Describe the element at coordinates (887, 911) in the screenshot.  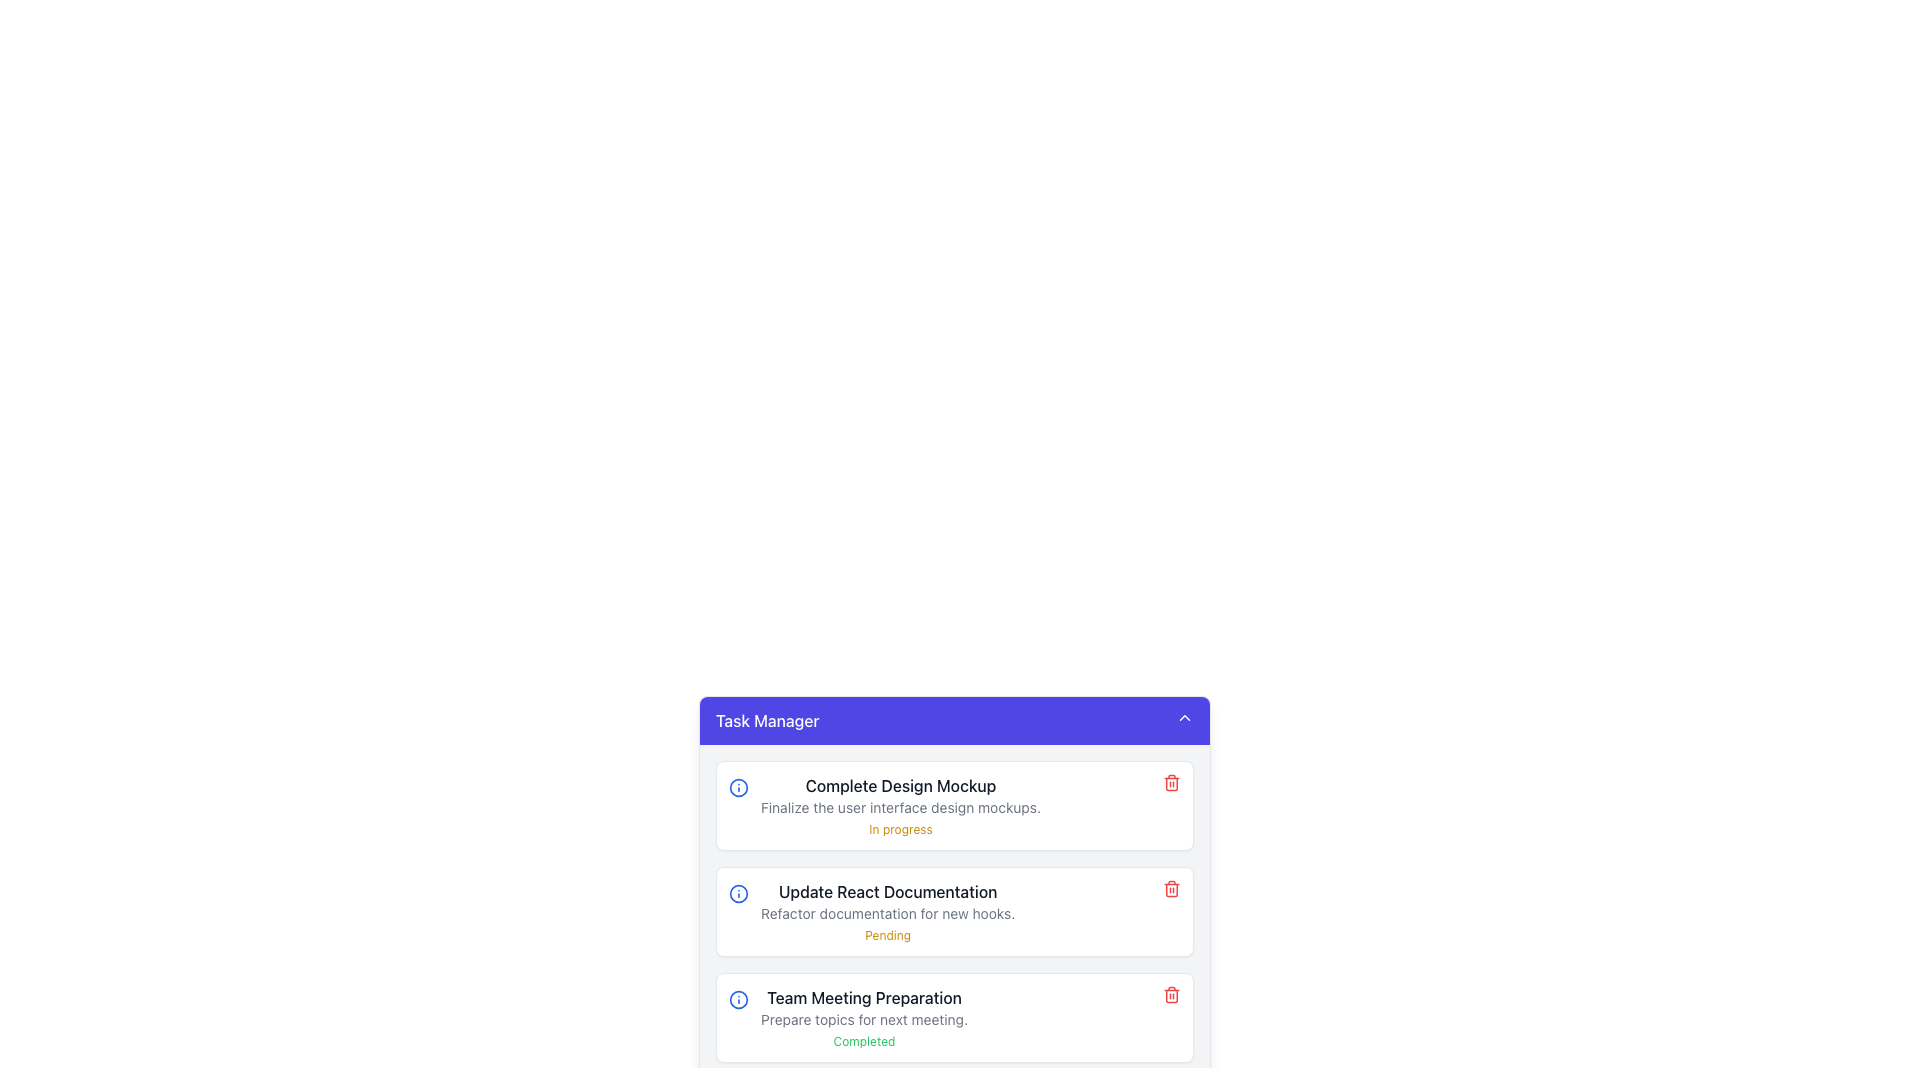
I see `the second task item entry in the vertical task list` at that location.